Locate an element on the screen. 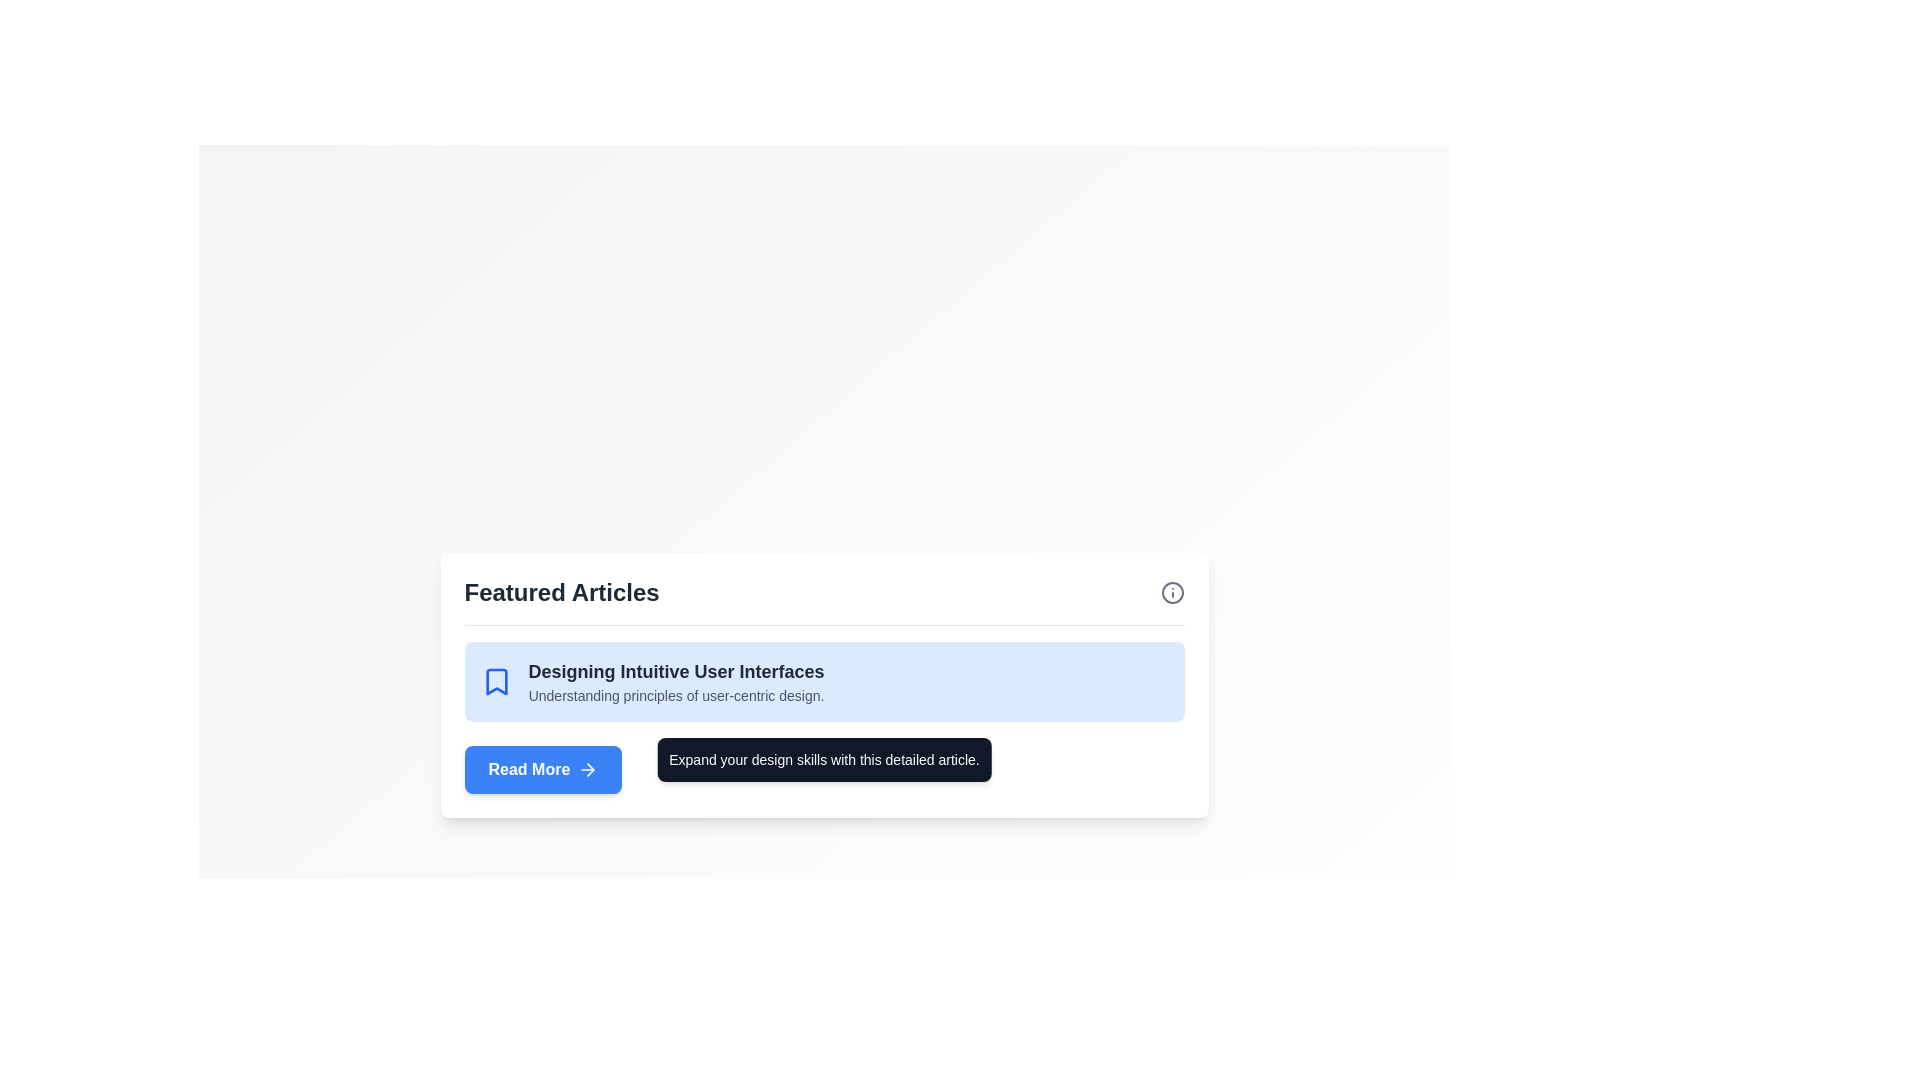  the SVG icon located to the left of the text titled 'Designing Intuitive User Interfaces', which serves as a visual identifier for the featured article is located at coordinates (496, 680).